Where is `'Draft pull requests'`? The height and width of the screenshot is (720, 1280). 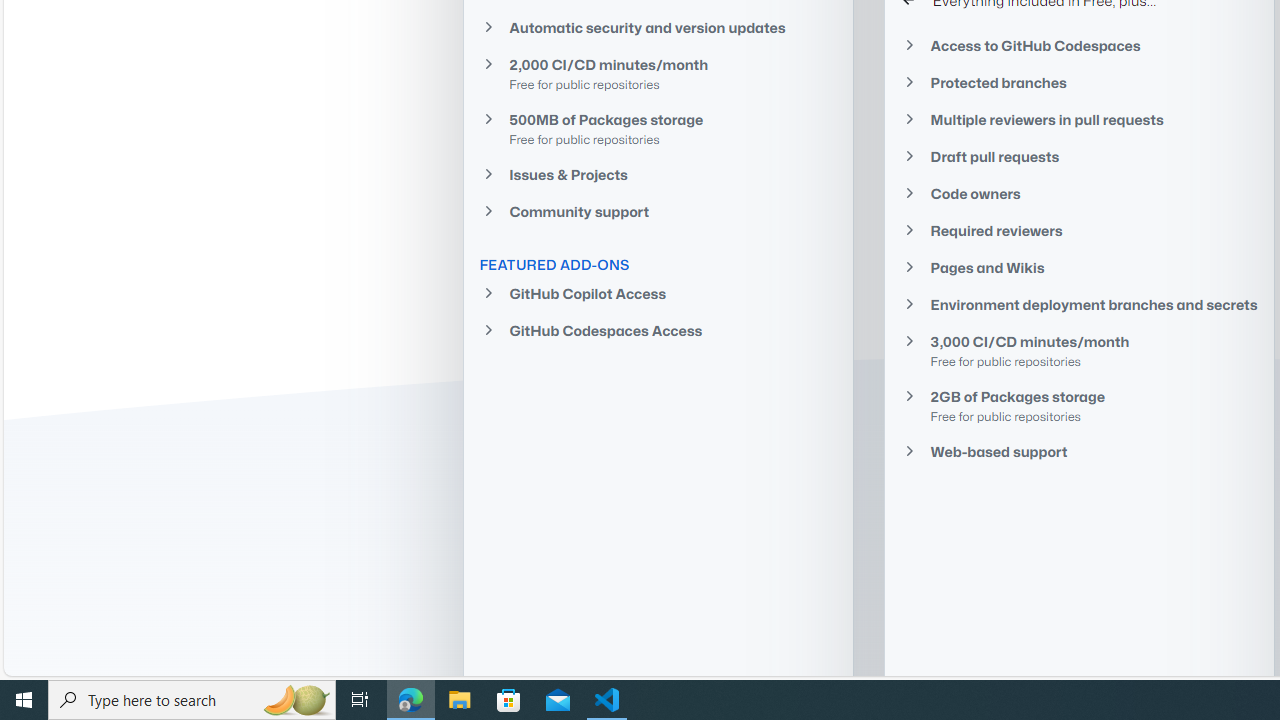 'Draft pull requests' is located at coordinates (1078, 155).